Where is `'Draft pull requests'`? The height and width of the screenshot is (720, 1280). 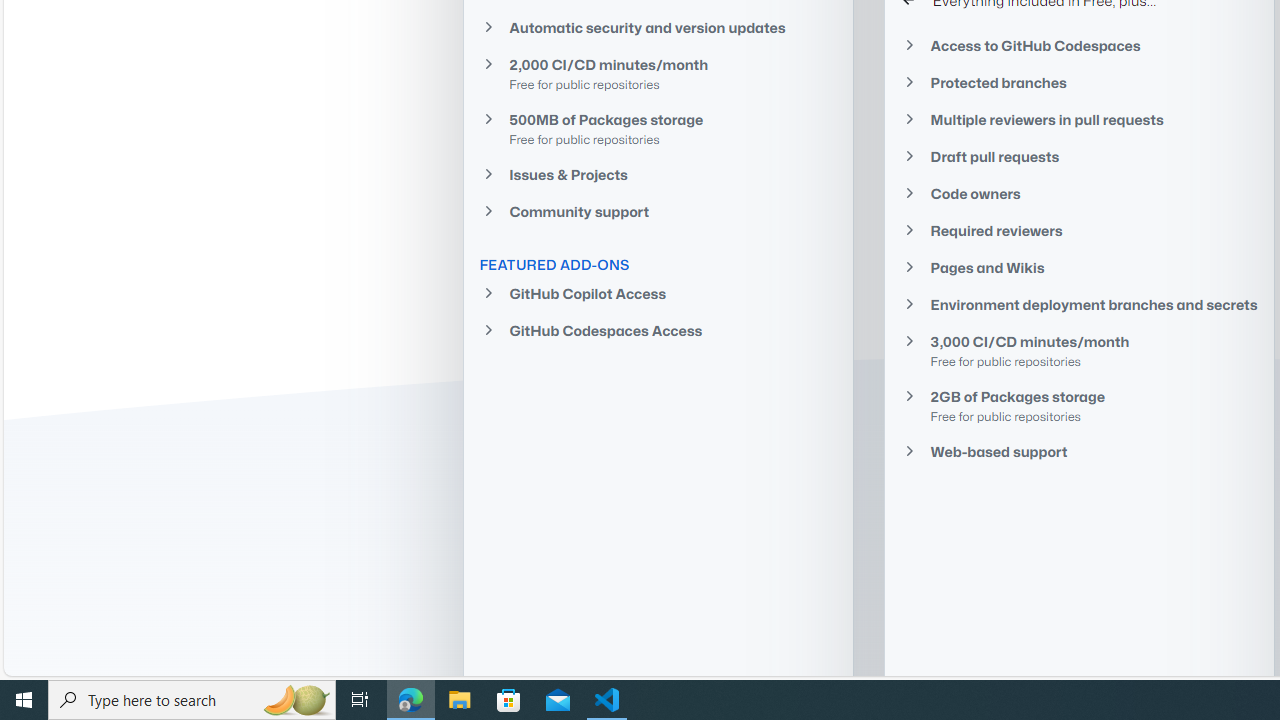 'Draft pull requests' is located at coordinates (1078, 155).